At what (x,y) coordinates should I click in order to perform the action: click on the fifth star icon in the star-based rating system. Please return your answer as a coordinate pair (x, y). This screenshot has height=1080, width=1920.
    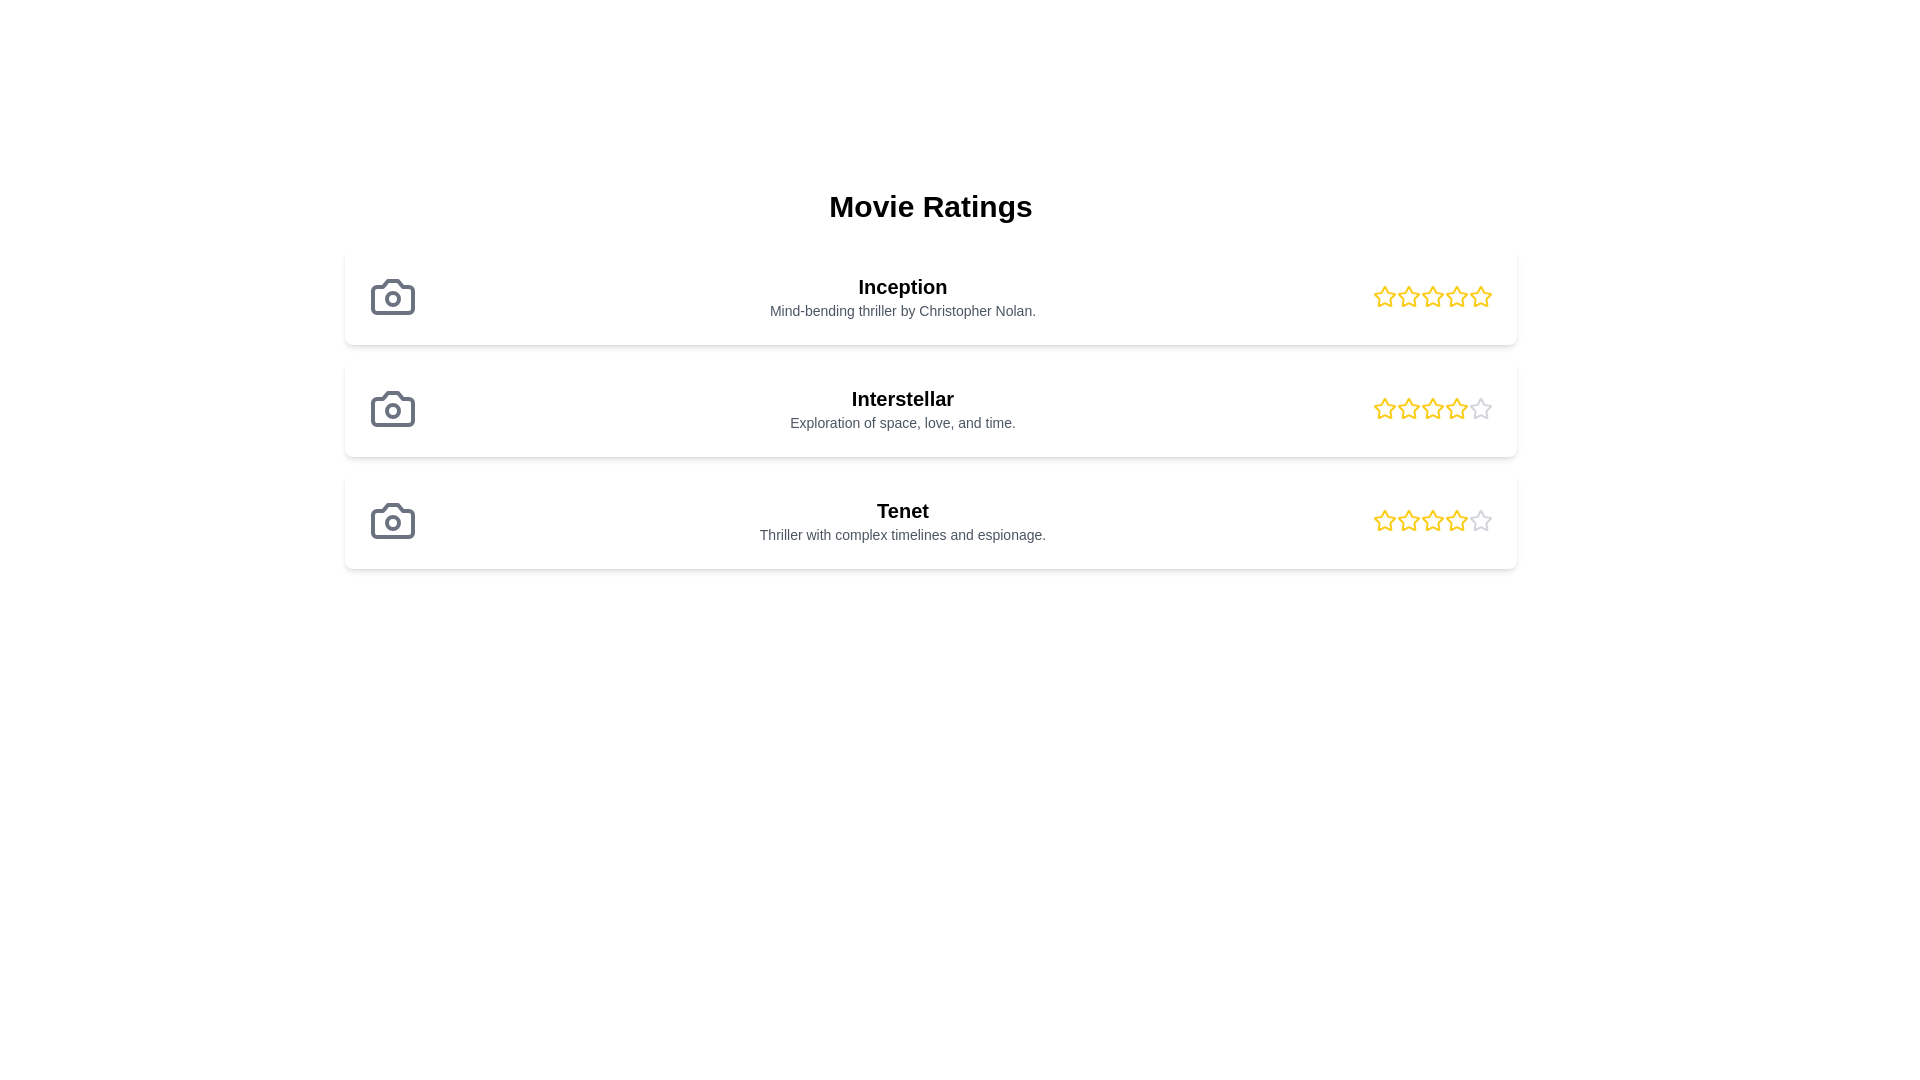
    Looking at the image, I should click on (1481, 407).